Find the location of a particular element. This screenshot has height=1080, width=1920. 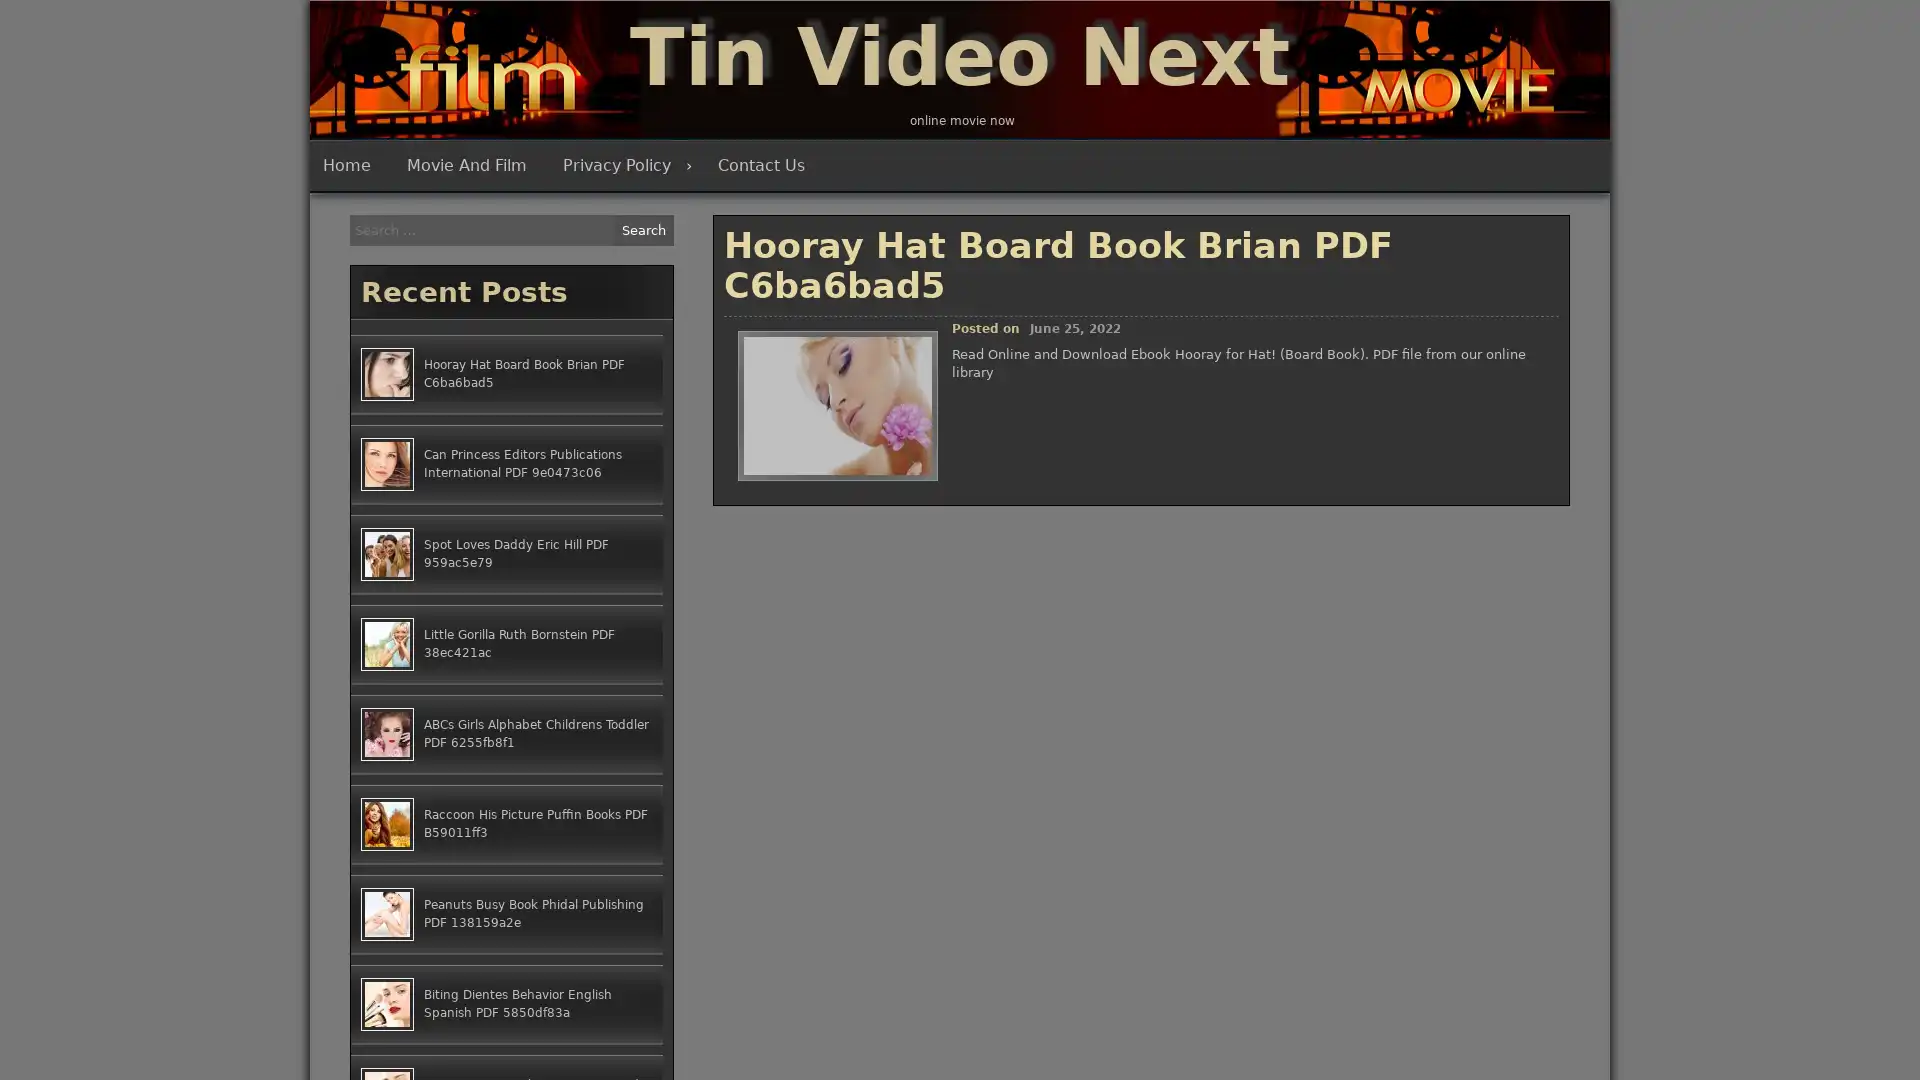

Search is located at coordinates (643, 229).